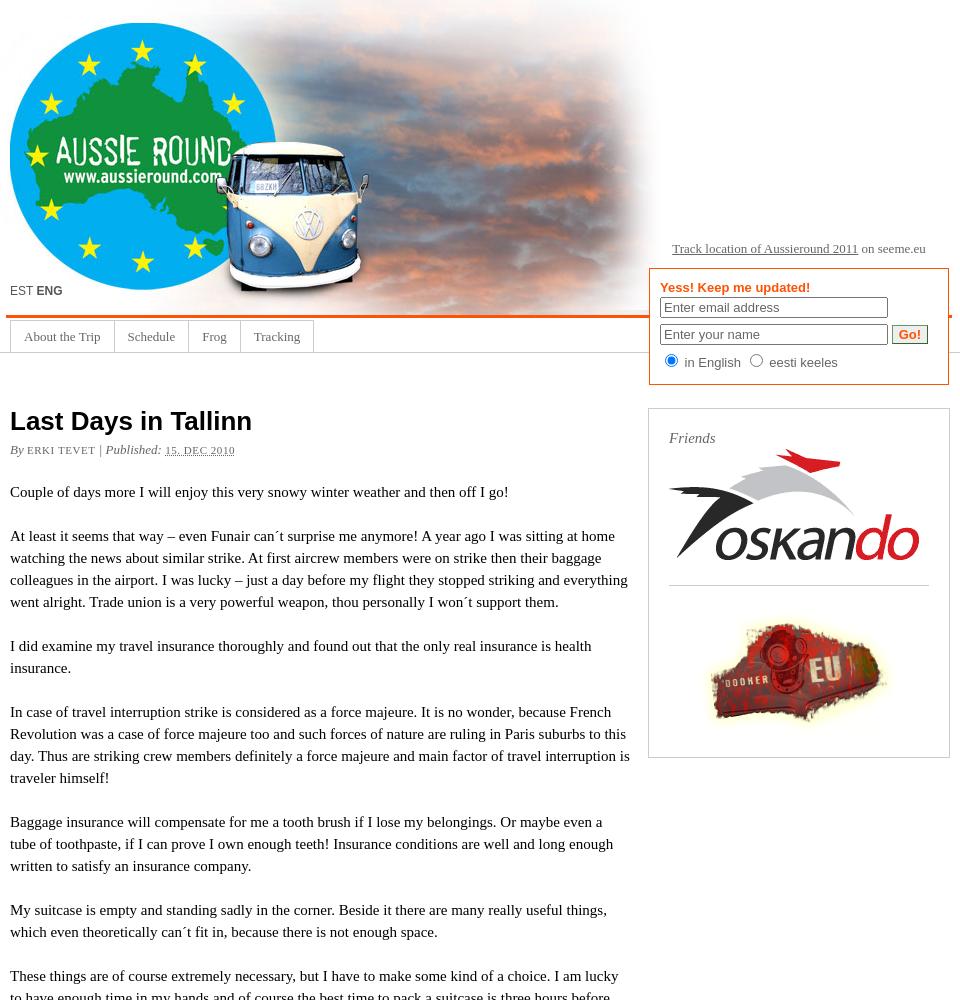 The height and width of the screenshot is (1000, 960). What do you see at coordinates (299, 657) in the screenshot?
I see `'I did examine my travel insurance thoroughly and found out that the only real insurance is health insurance.'` at bounding box center [299, 657].